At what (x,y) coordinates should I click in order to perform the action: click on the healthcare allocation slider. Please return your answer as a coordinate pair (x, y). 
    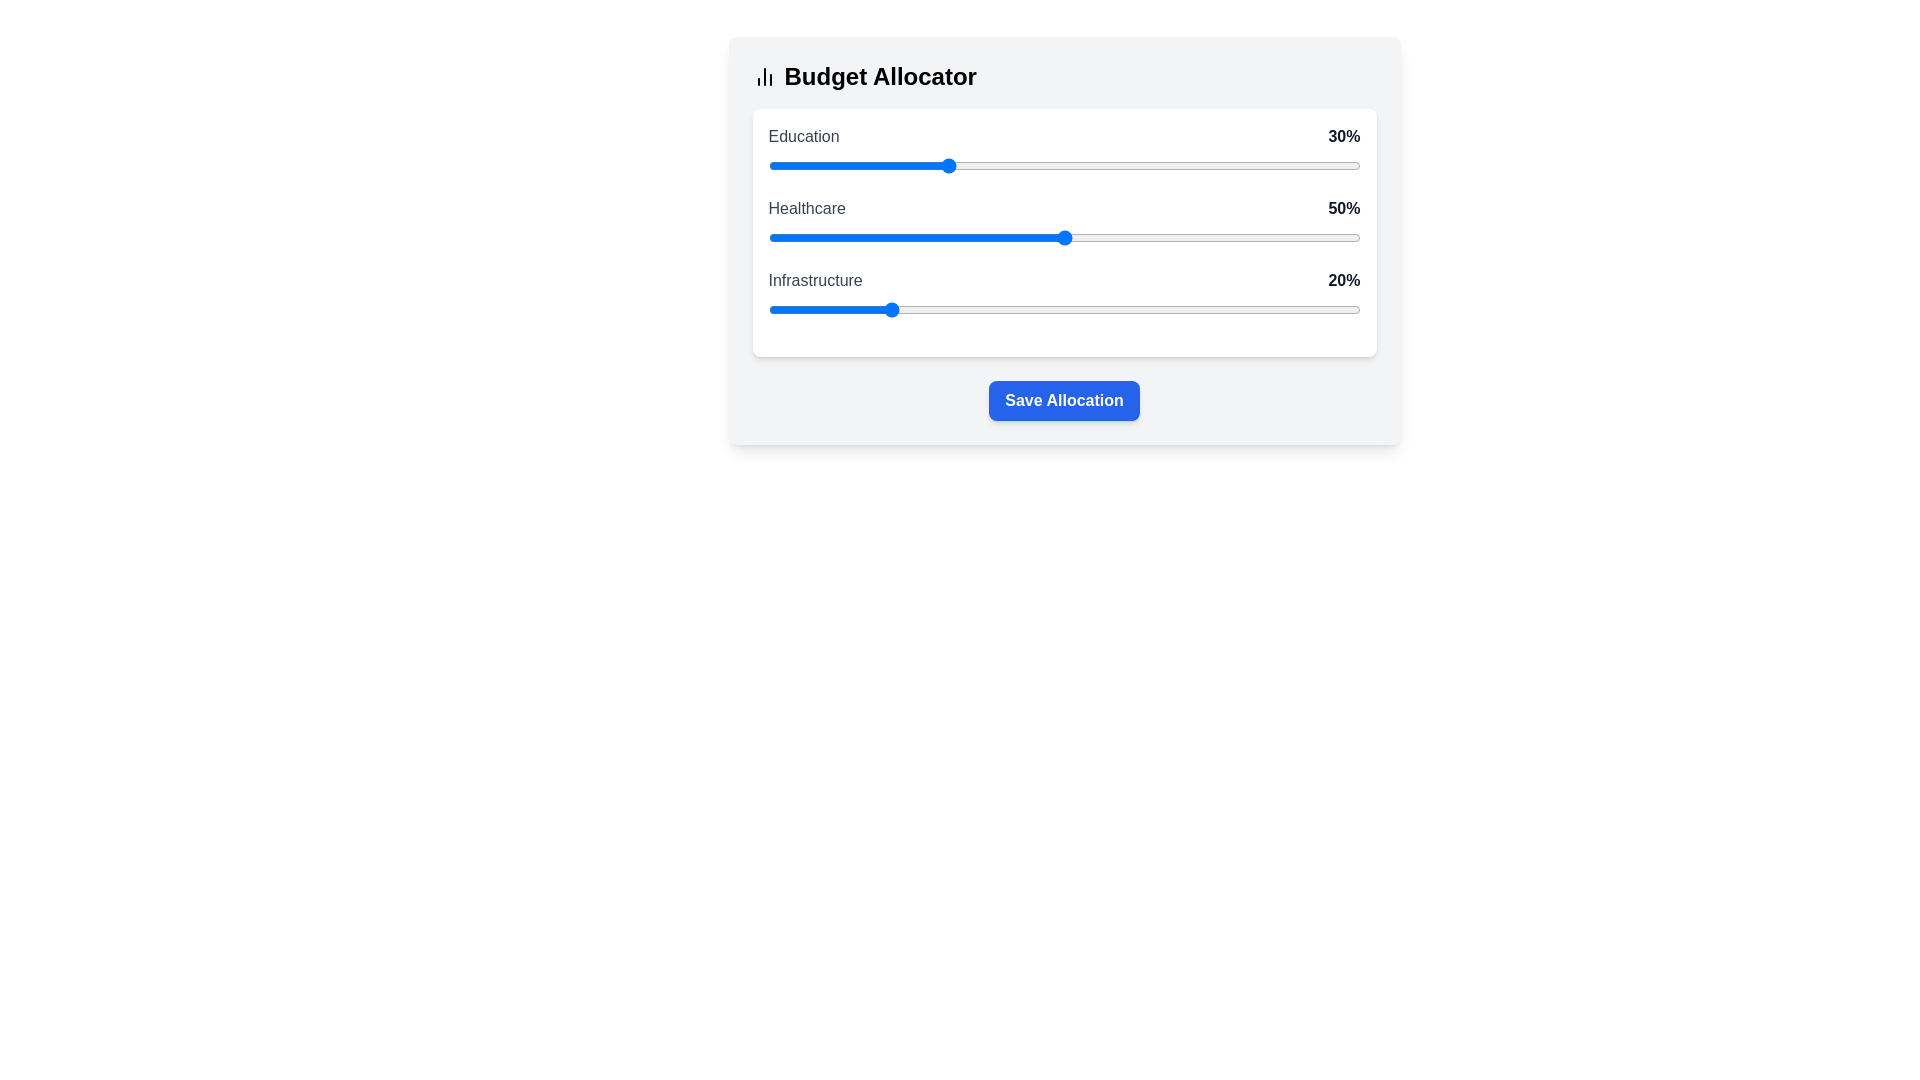
    Looking at the image, I should click on (897, 237).